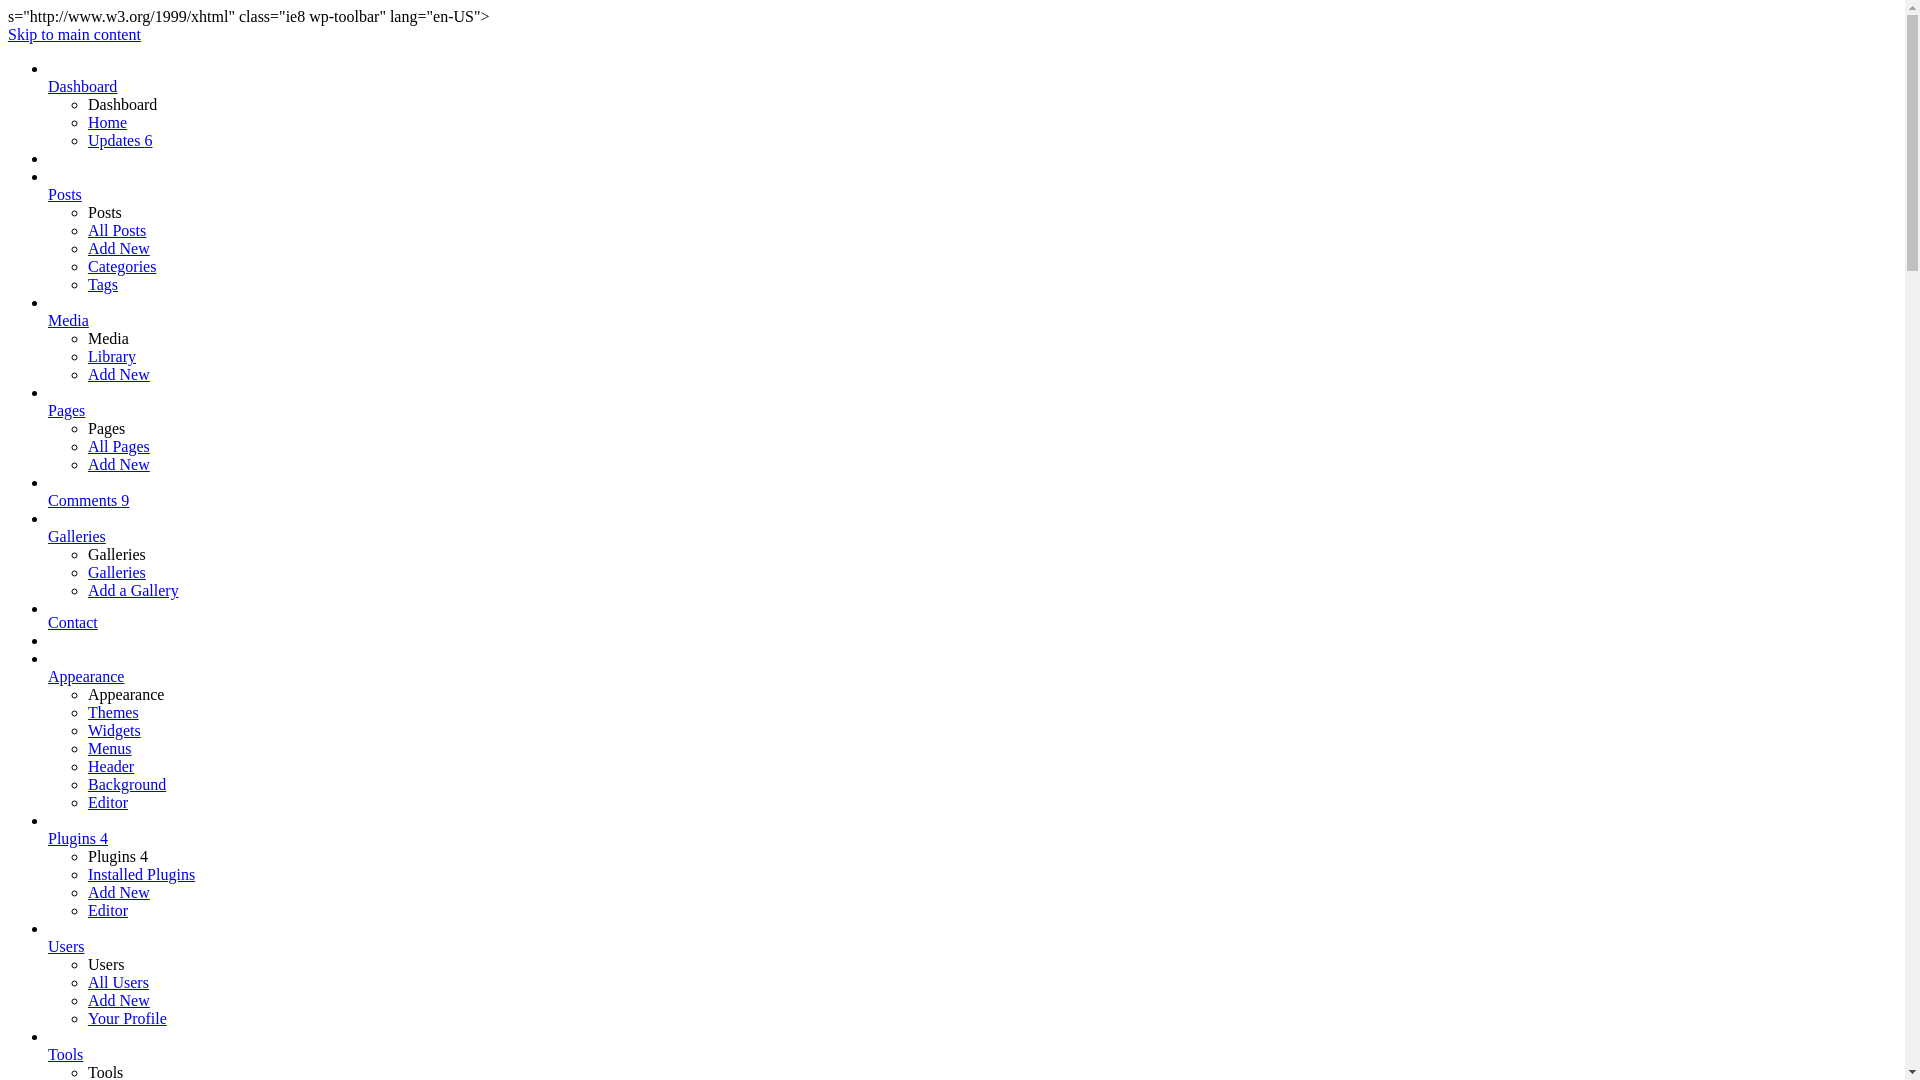 This screenshot has width=1920, height=1080. Describe the element at coordinates (101, 284) in the screenshot. I see `'Tags'` at that location.